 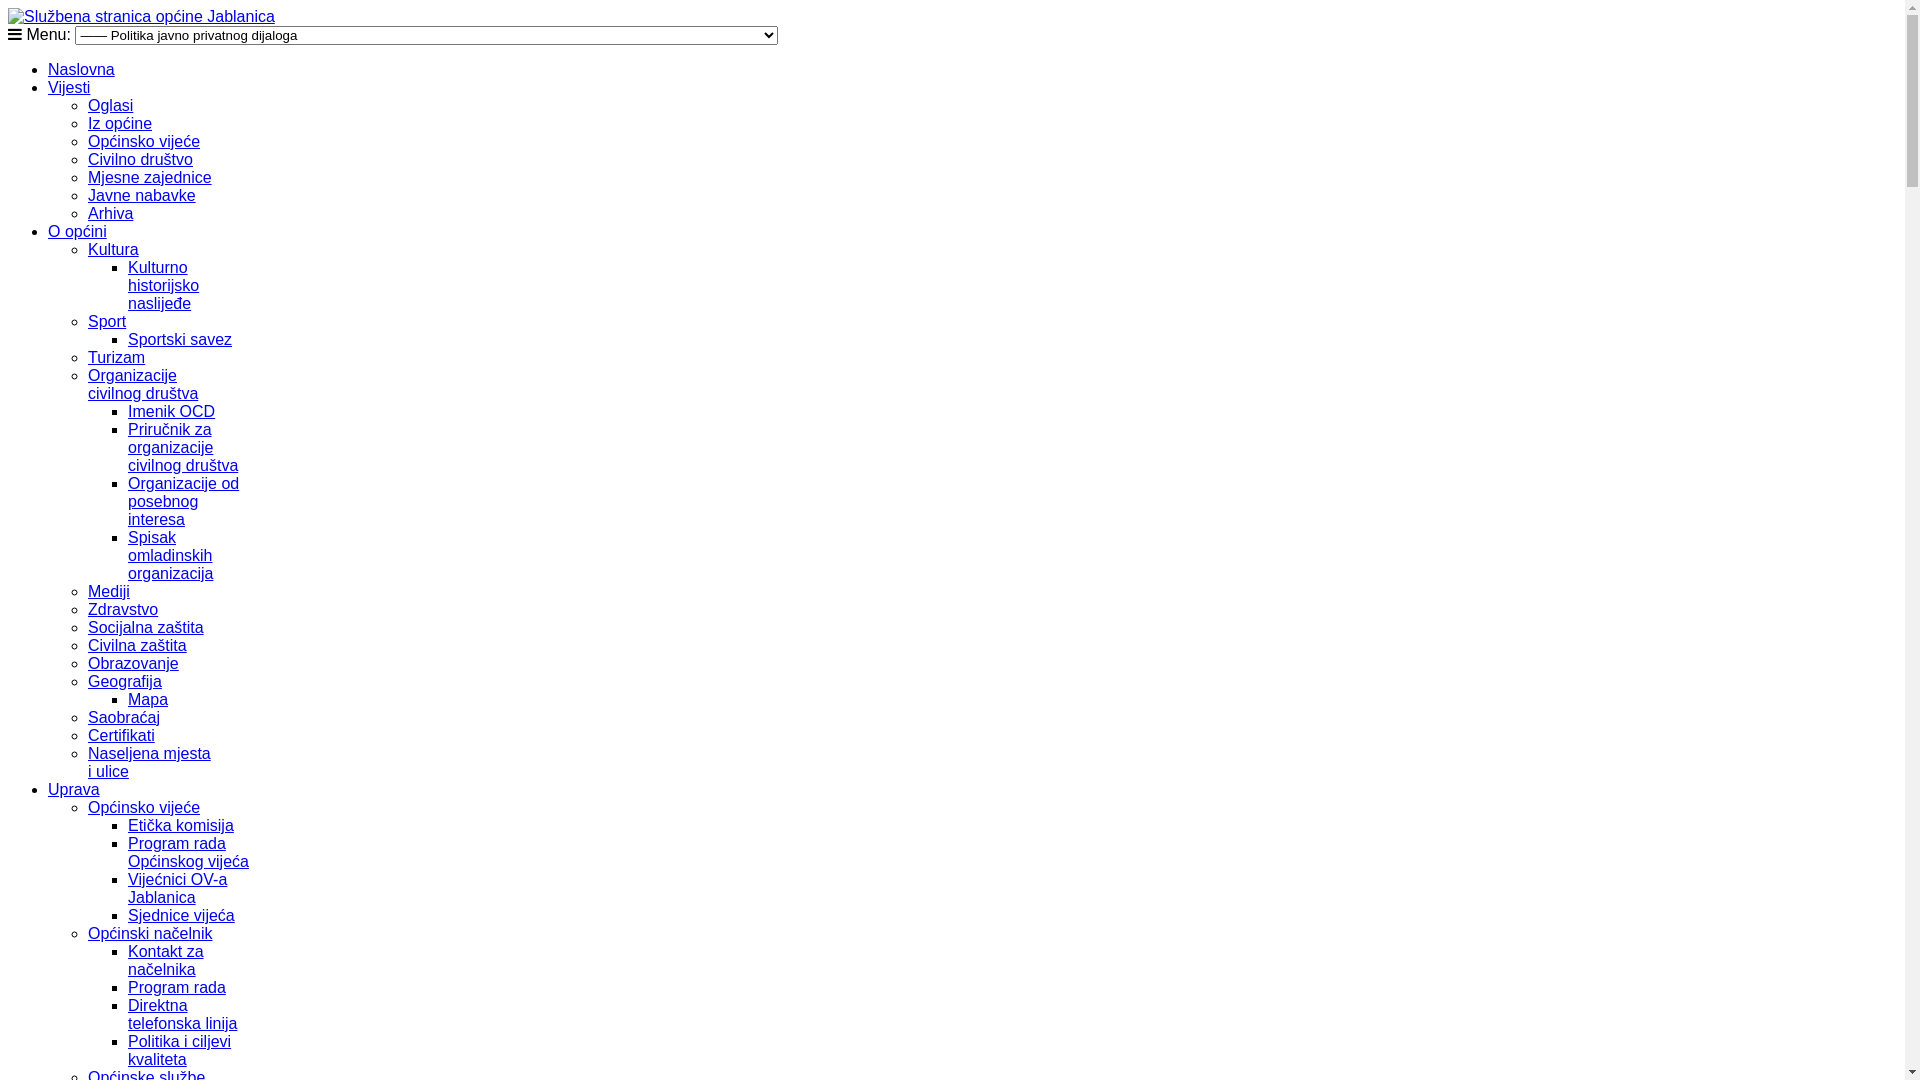 What do you see at coordinates (141, 195) in the screenshot?
I see `'Javne nabavke'` at bounding box center [141, 195].